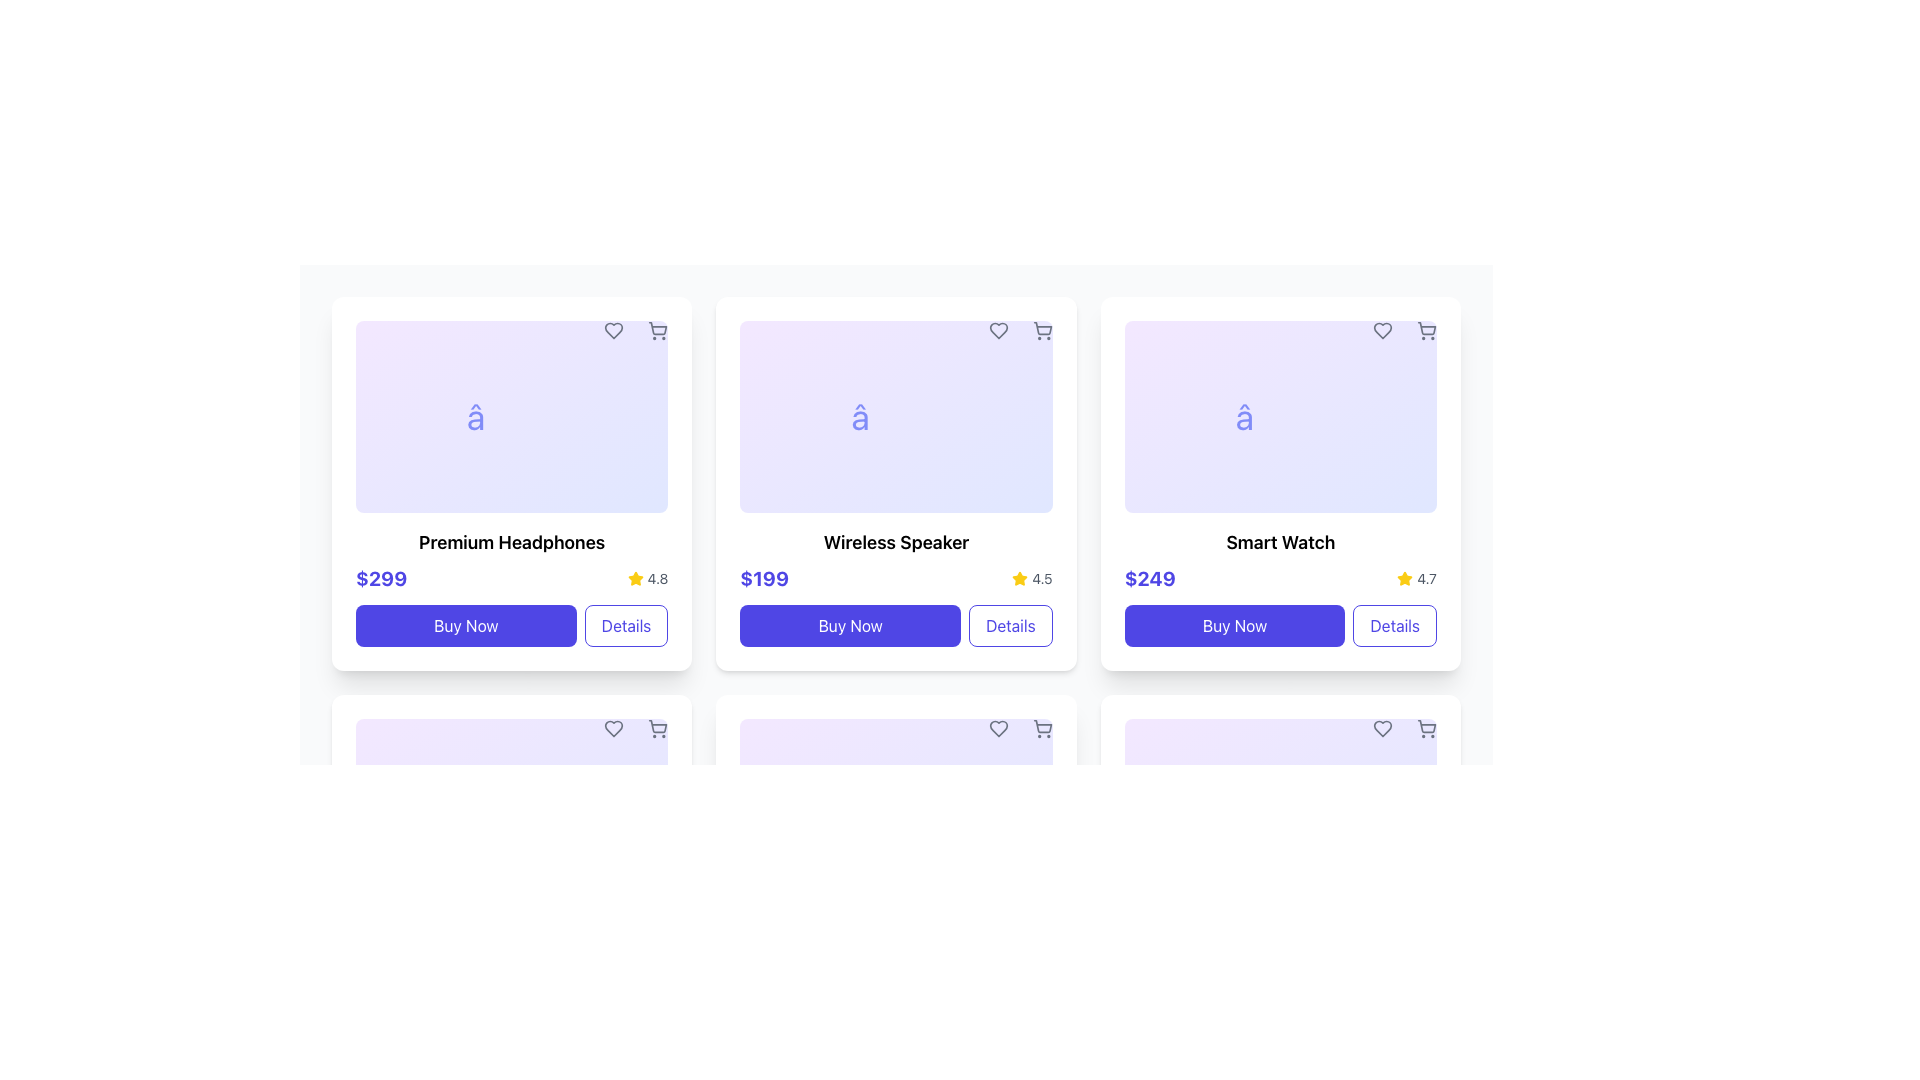 The image size is (1920, 1080). What do you see at coordinates (1404, 578) in the screenshot?
I see `the star icon located in the upper-right corner of the 'Smart Watch' product card, adjacent to the heart and shopping cart icons` at bounding box center [1404, 578].